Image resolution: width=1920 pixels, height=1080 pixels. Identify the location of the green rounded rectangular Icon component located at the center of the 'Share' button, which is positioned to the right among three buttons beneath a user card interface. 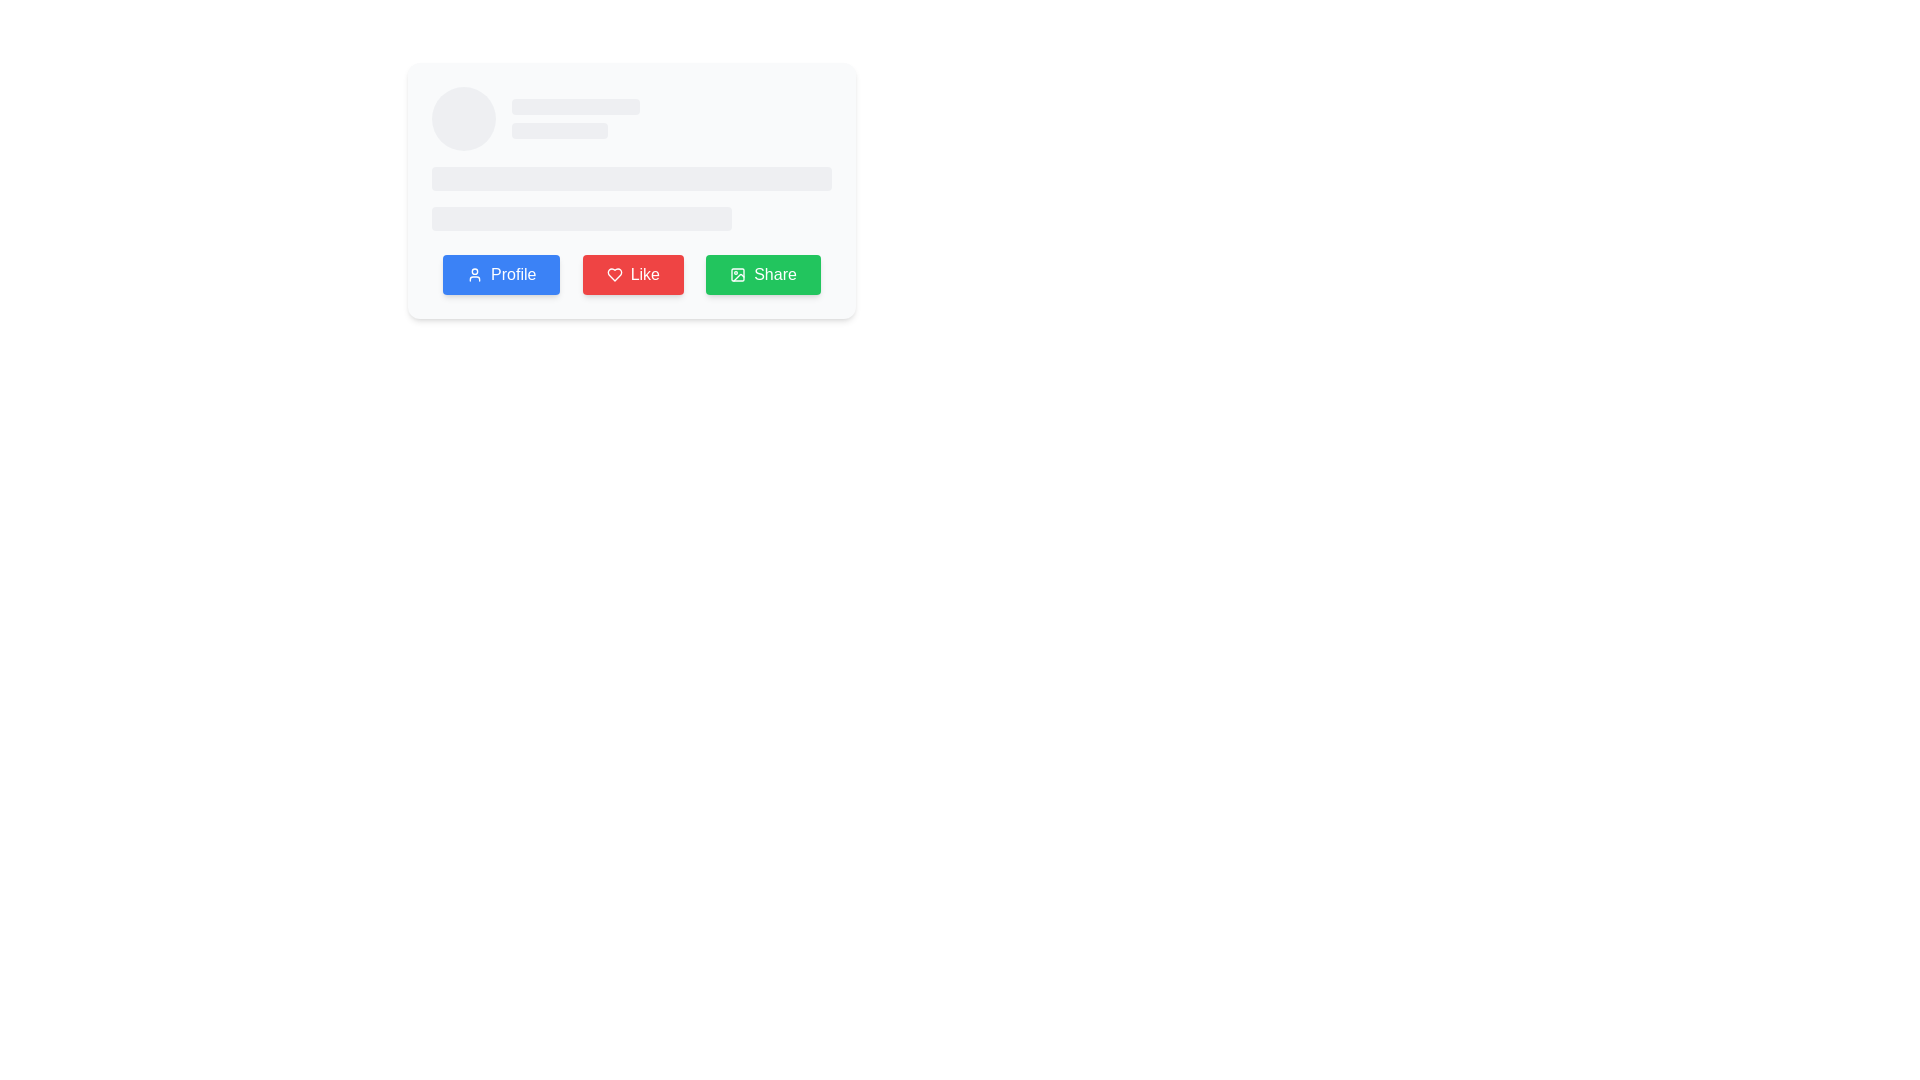
(737, 274).